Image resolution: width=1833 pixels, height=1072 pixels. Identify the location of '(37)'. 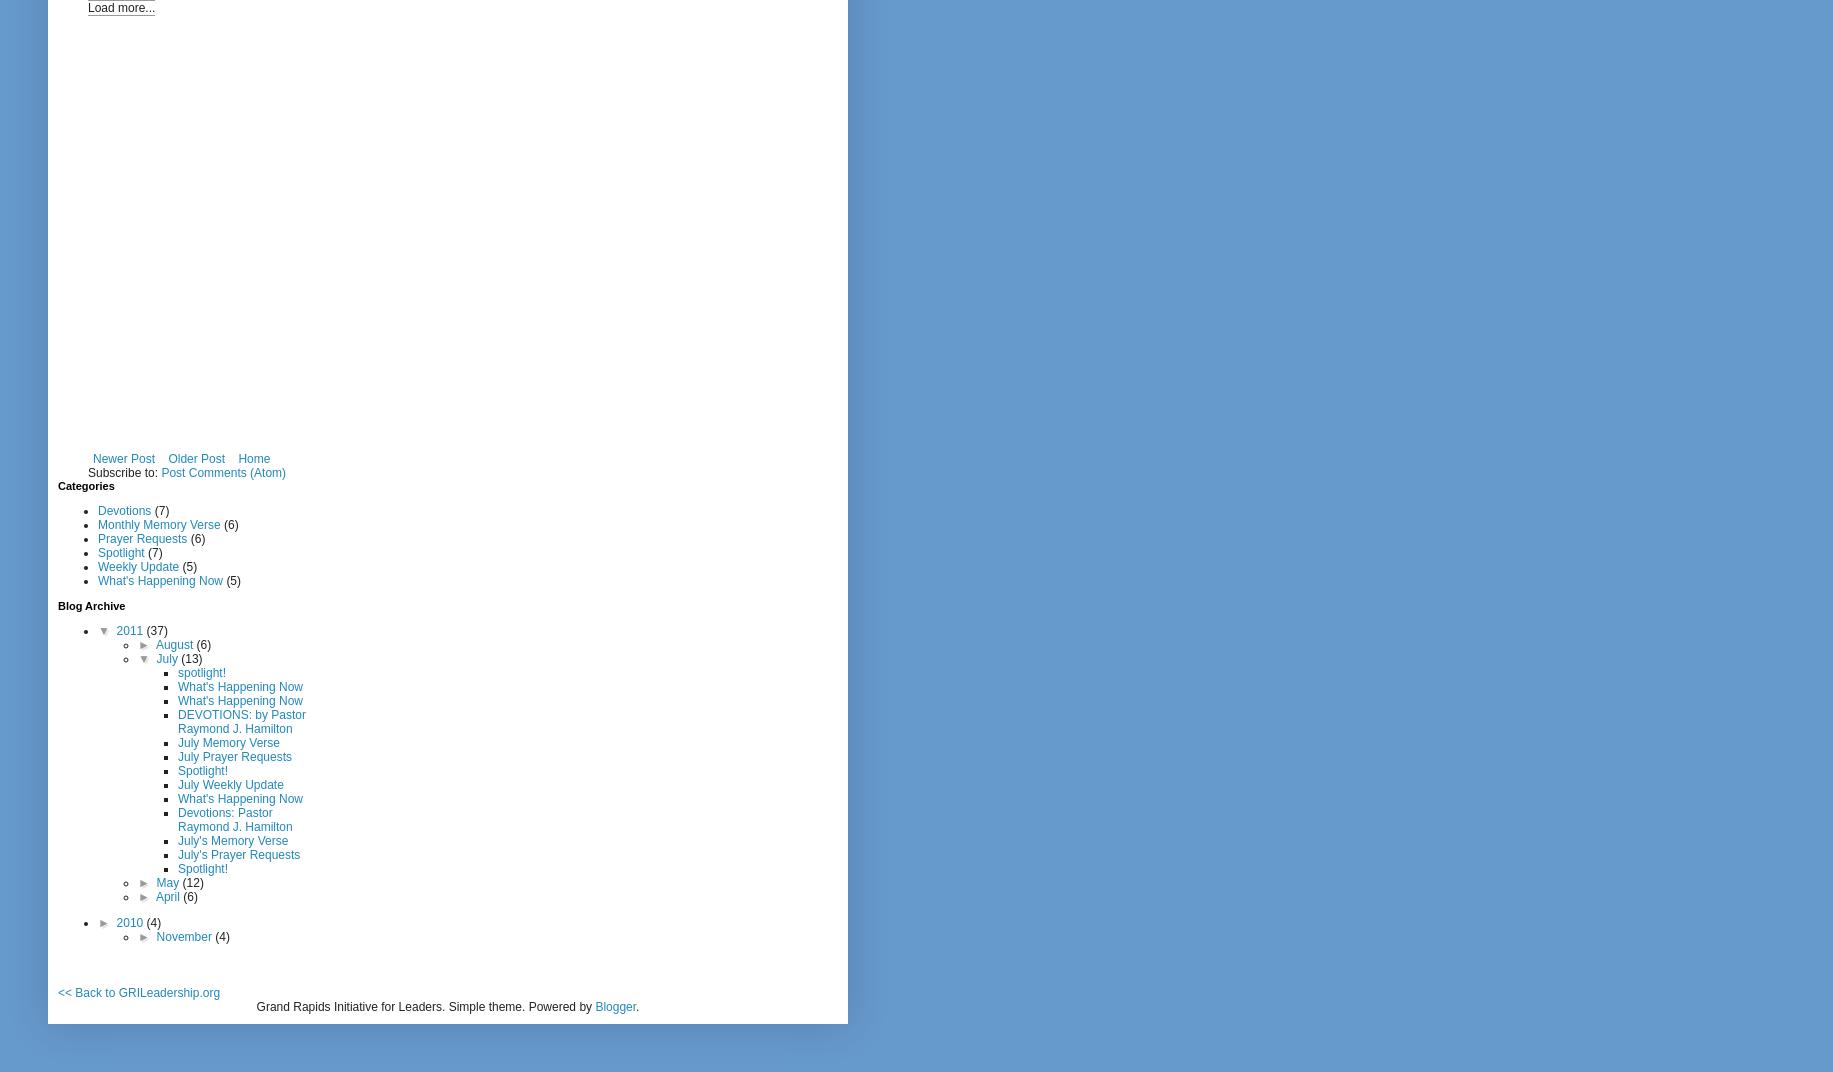
(155, 630).